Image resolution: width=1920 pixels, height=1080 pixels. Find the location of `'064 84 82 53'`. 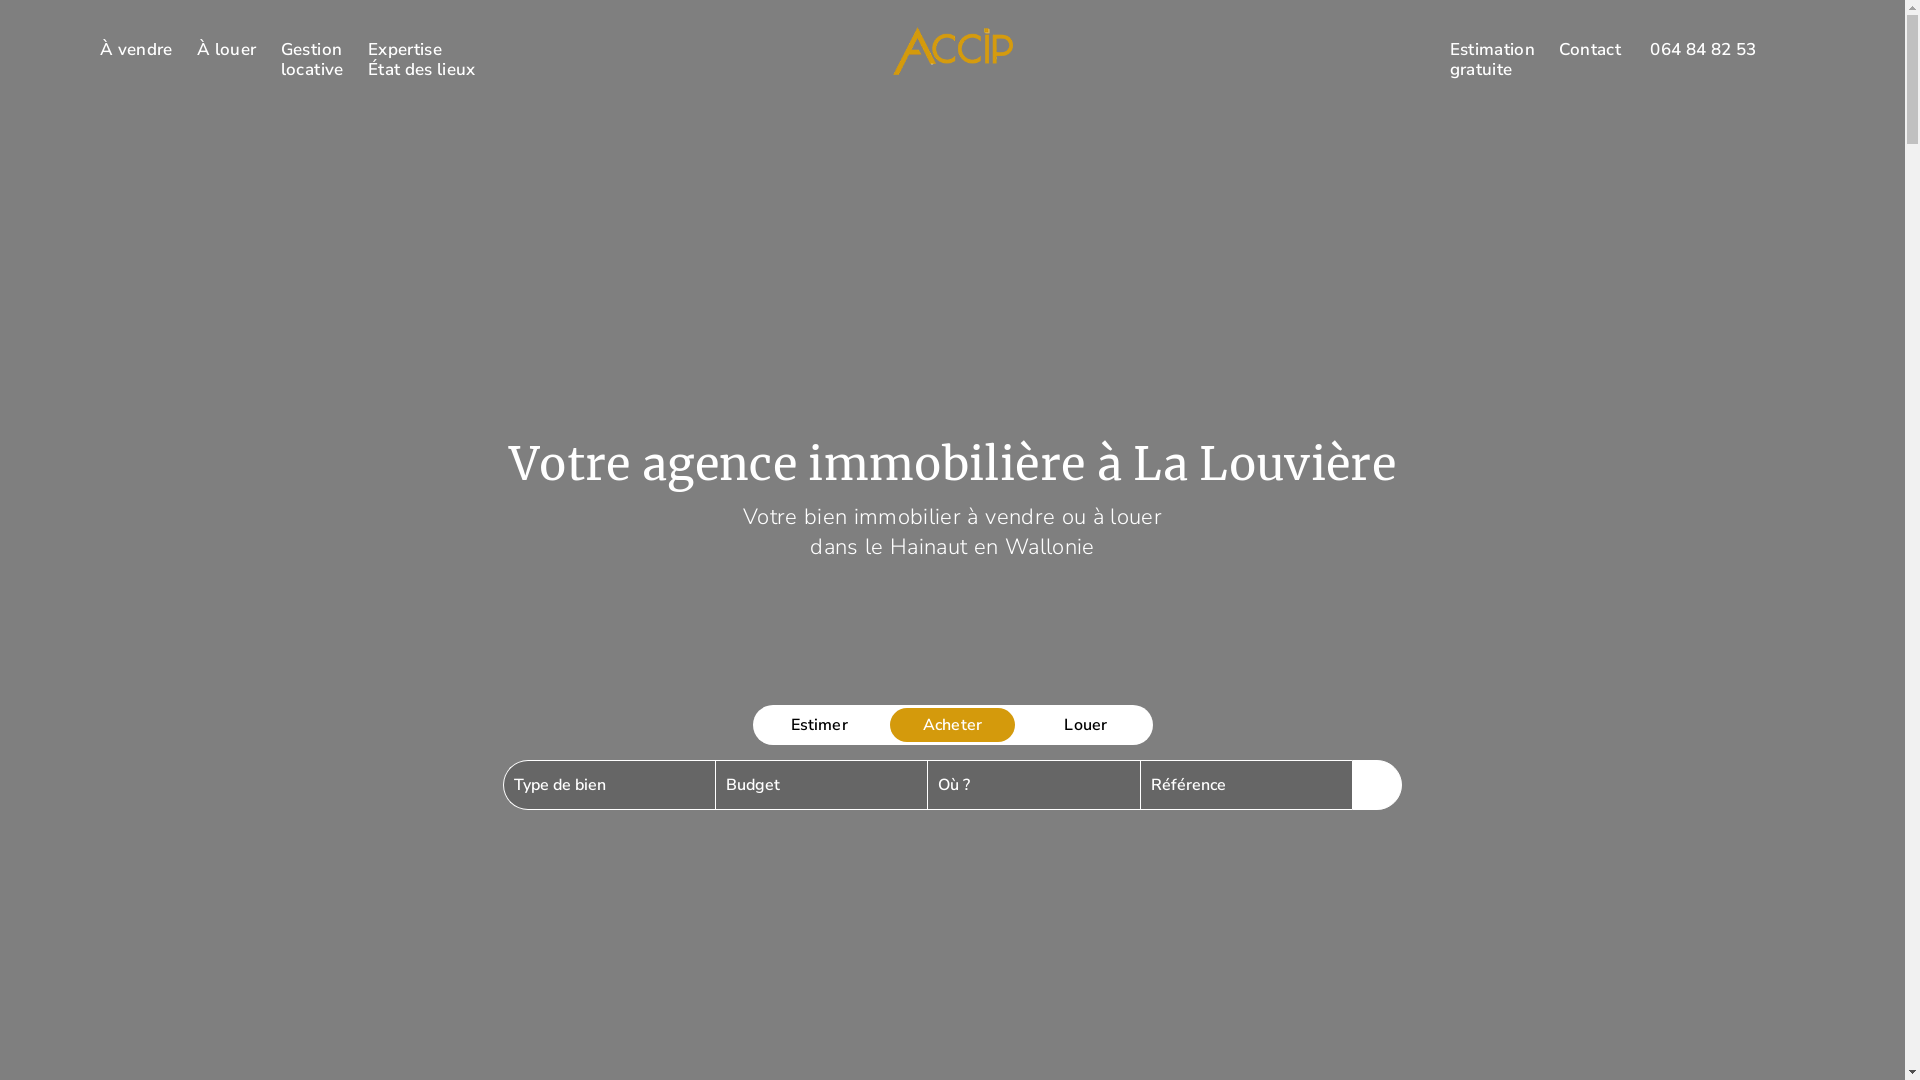

'064 84 82 53' is located at coordinates (1702, 49).